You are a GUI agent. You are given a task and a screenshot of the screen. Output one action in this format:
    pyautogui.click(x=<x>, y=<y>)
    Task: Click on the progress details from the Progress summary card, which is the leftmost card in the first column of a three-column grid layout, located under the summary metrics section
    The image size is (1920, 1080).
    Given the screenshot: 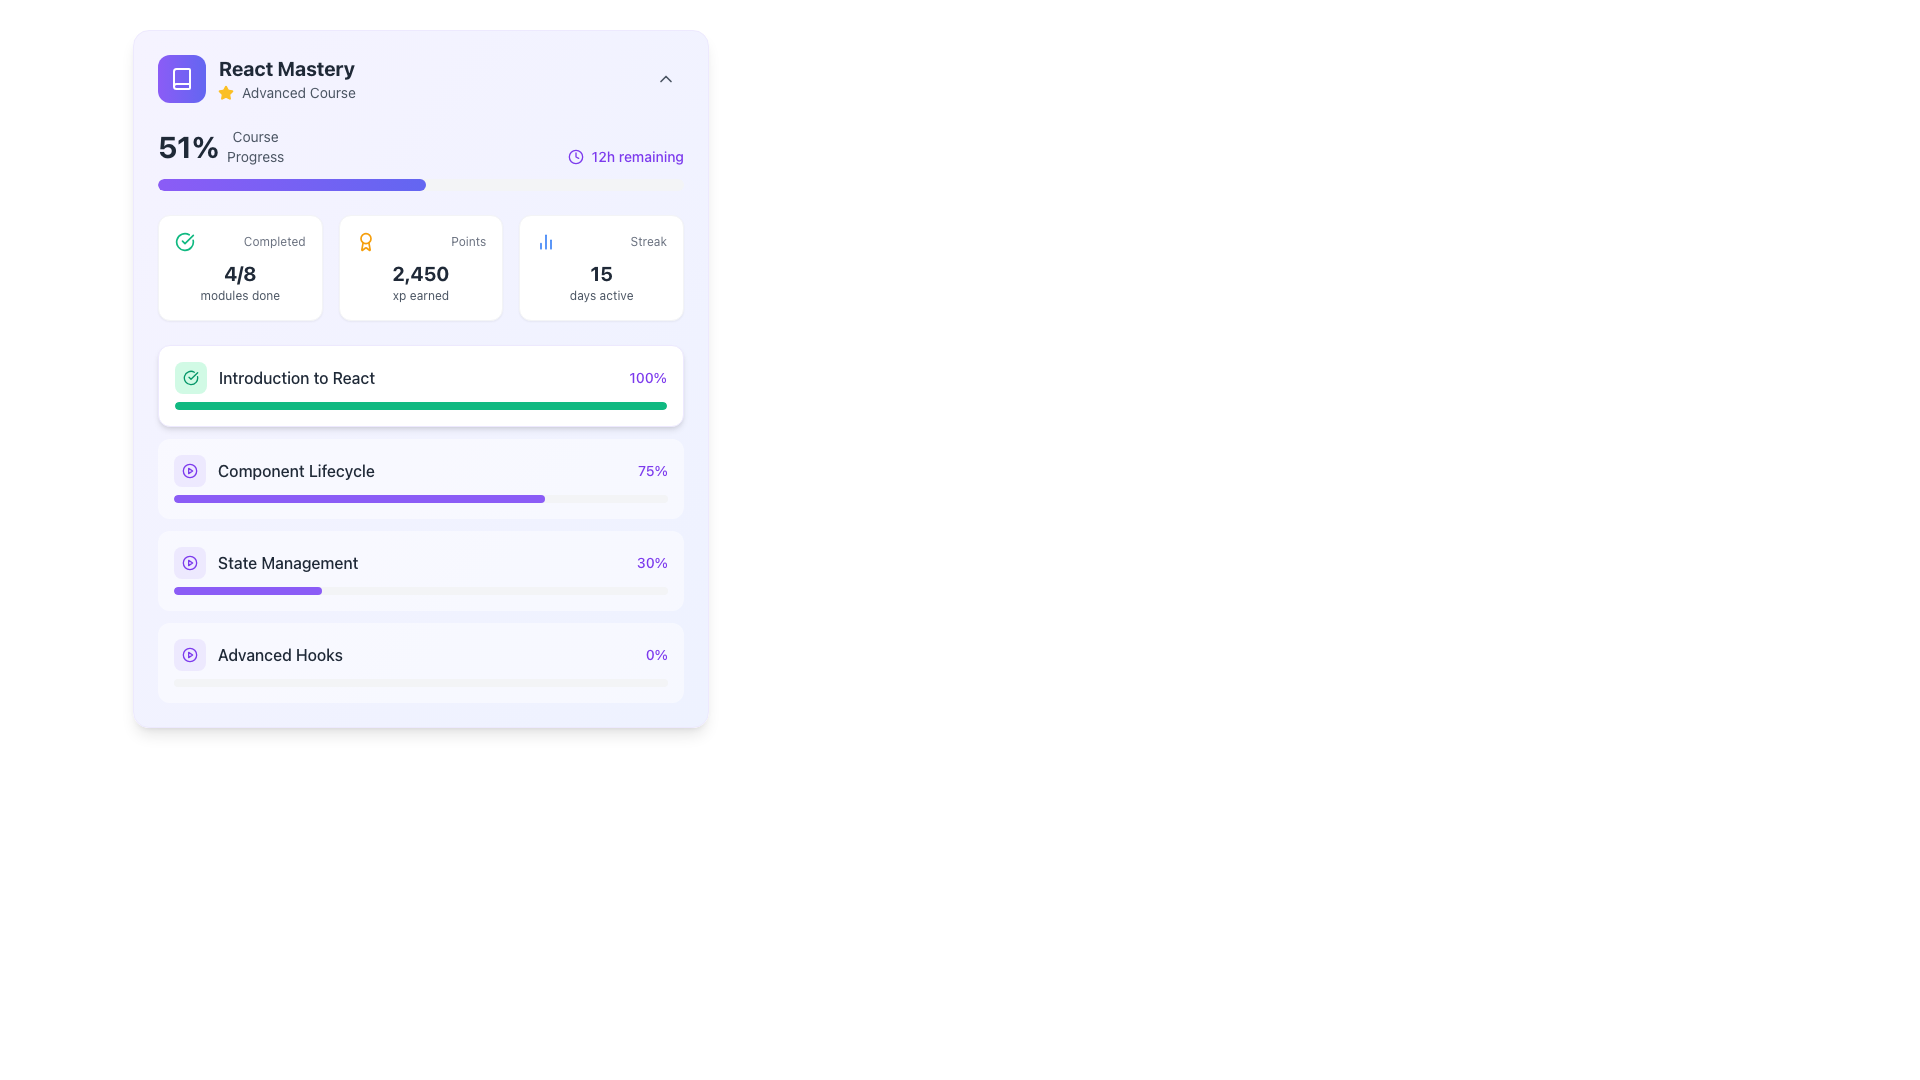 What is the action you would take?
    pyautogui.click(x=240, y=266)
    